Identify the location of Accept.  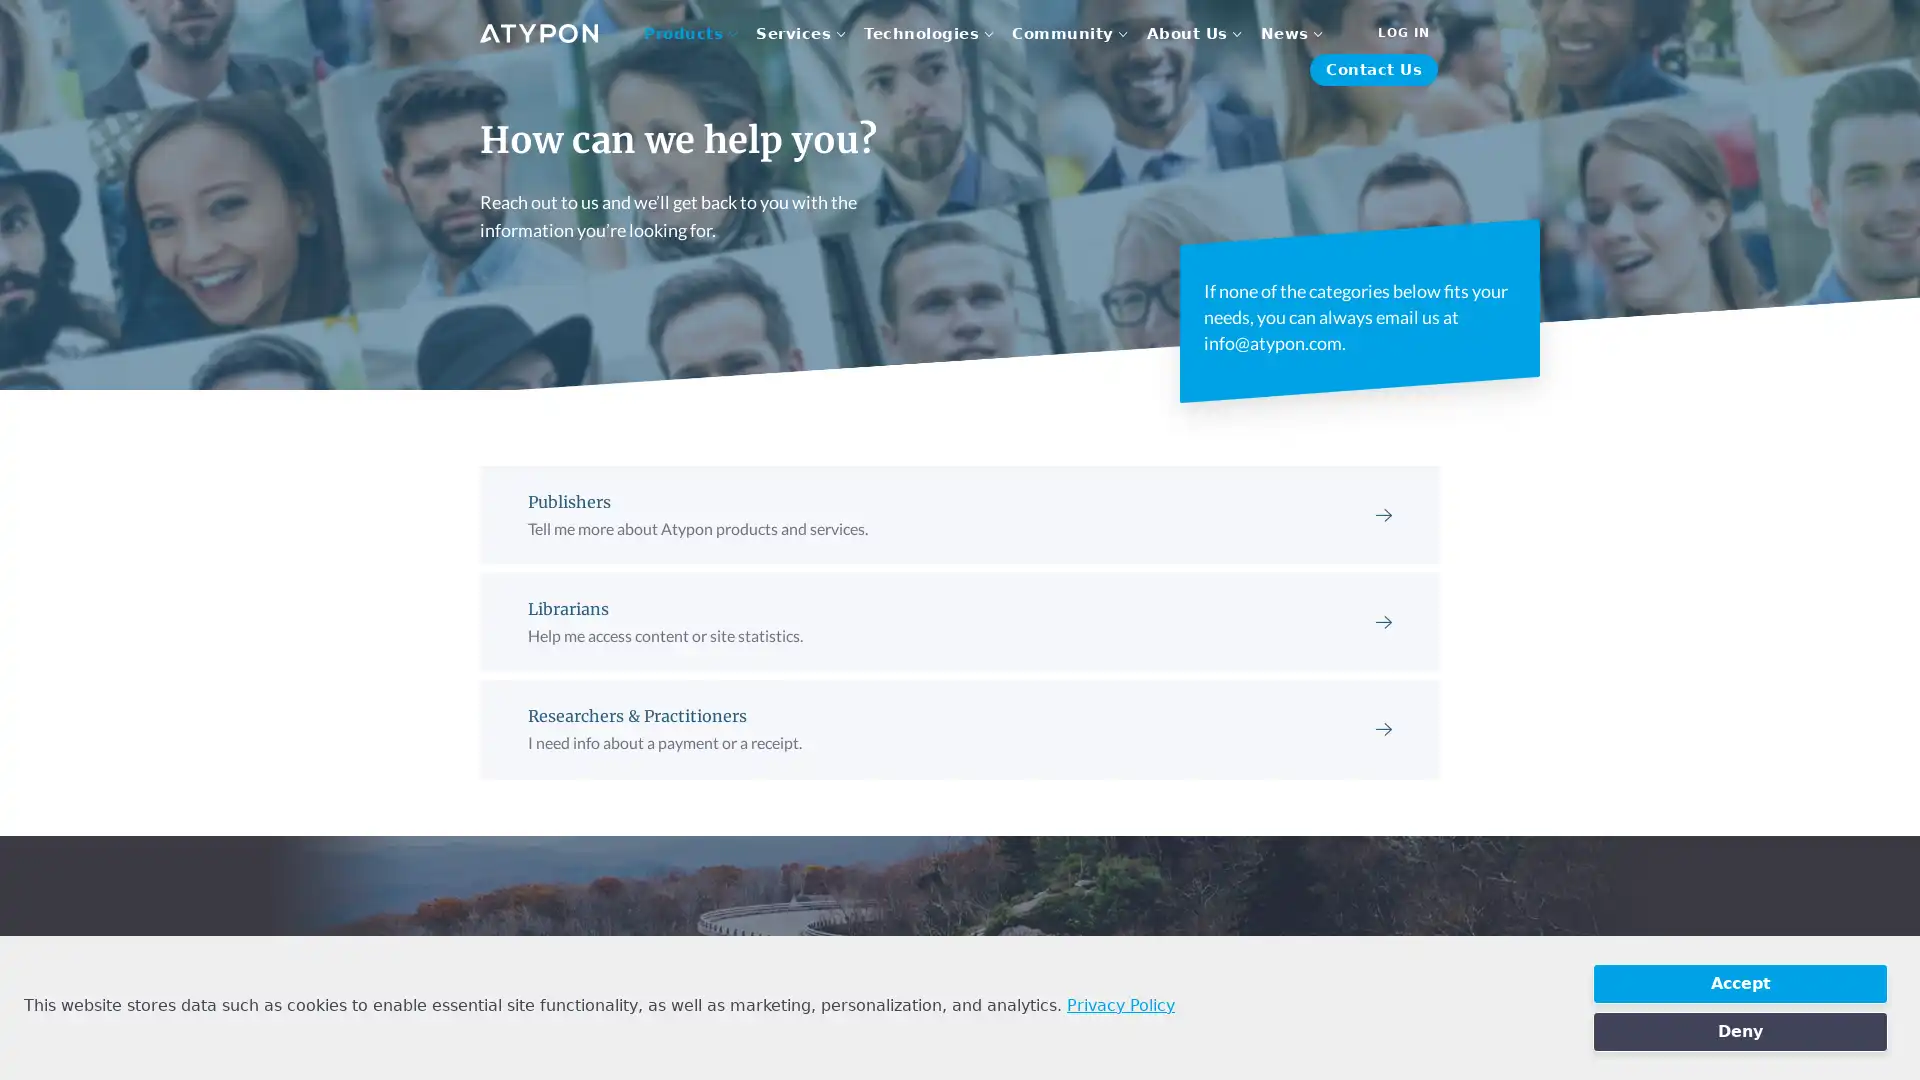
(1739, 982).